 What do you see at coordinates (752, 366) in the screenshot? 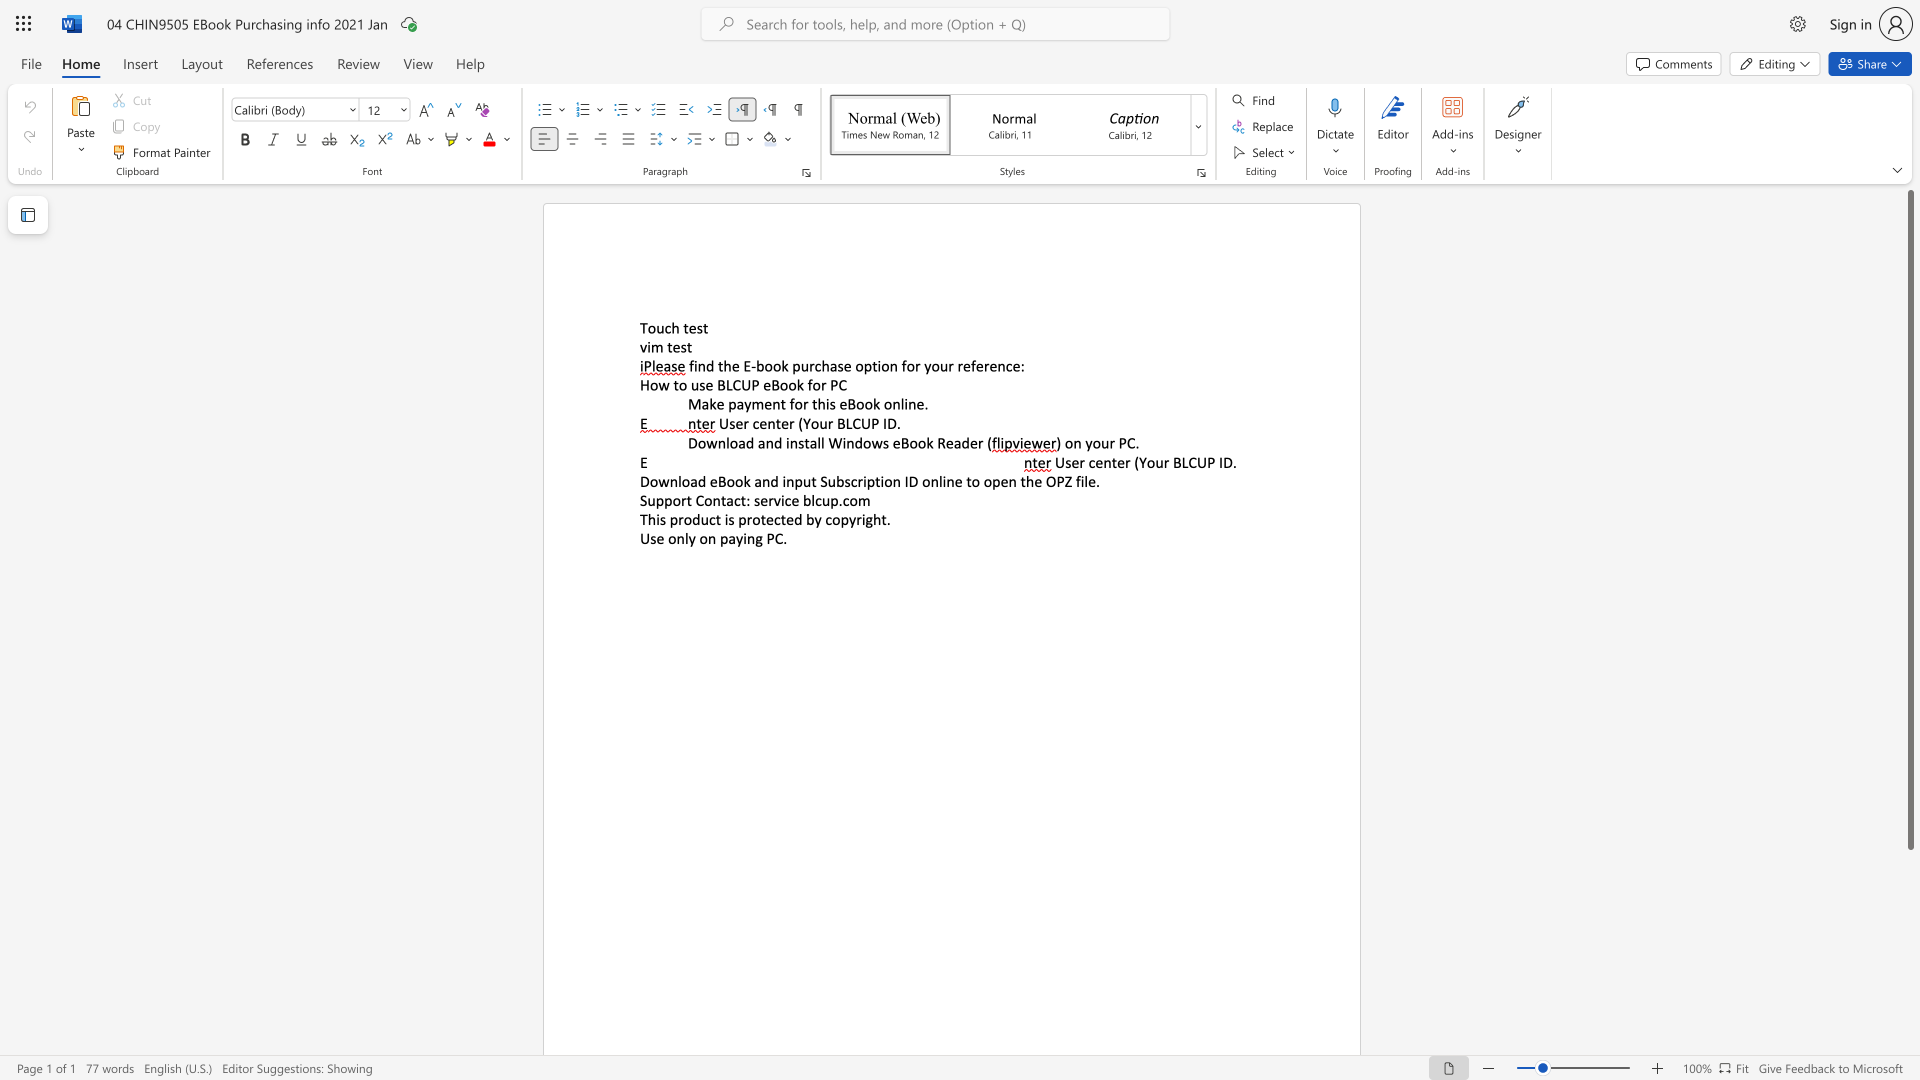
I see `the 1th character "-" in the text` at bounding box center [752, 366].